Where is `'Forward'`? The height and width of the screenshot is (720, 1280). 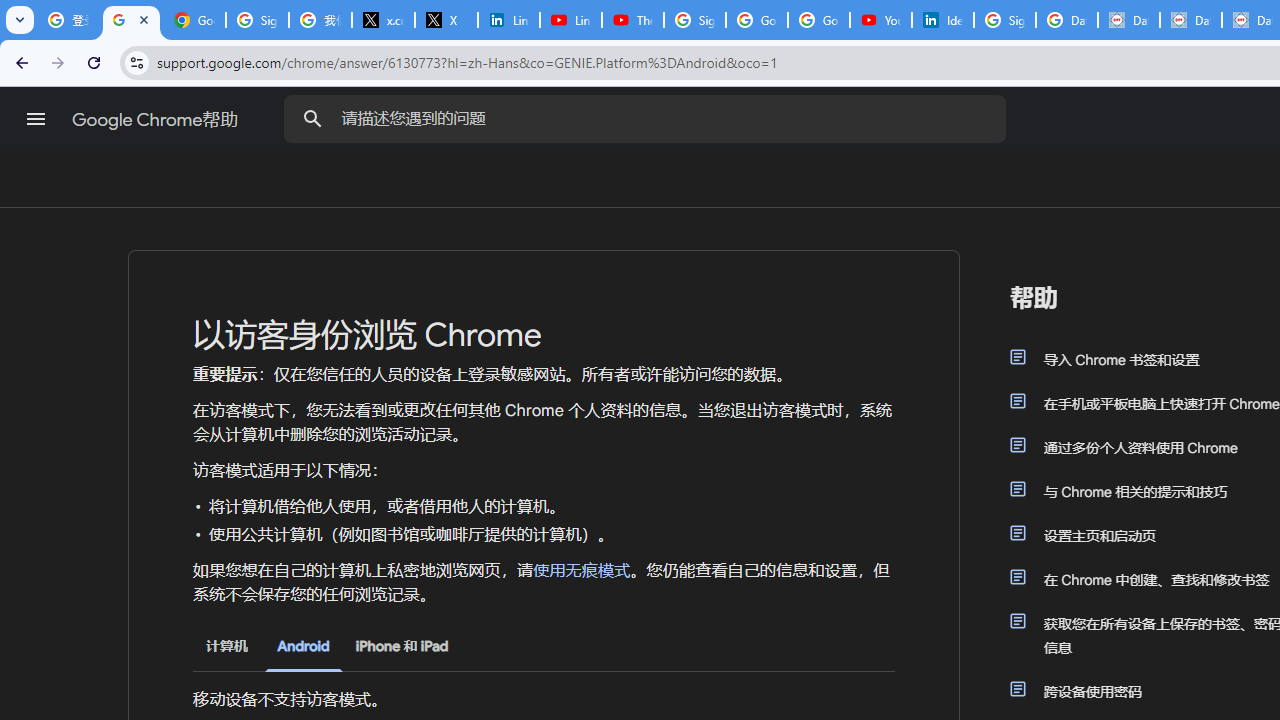
'Forward' is located at coordinates (58, 61).